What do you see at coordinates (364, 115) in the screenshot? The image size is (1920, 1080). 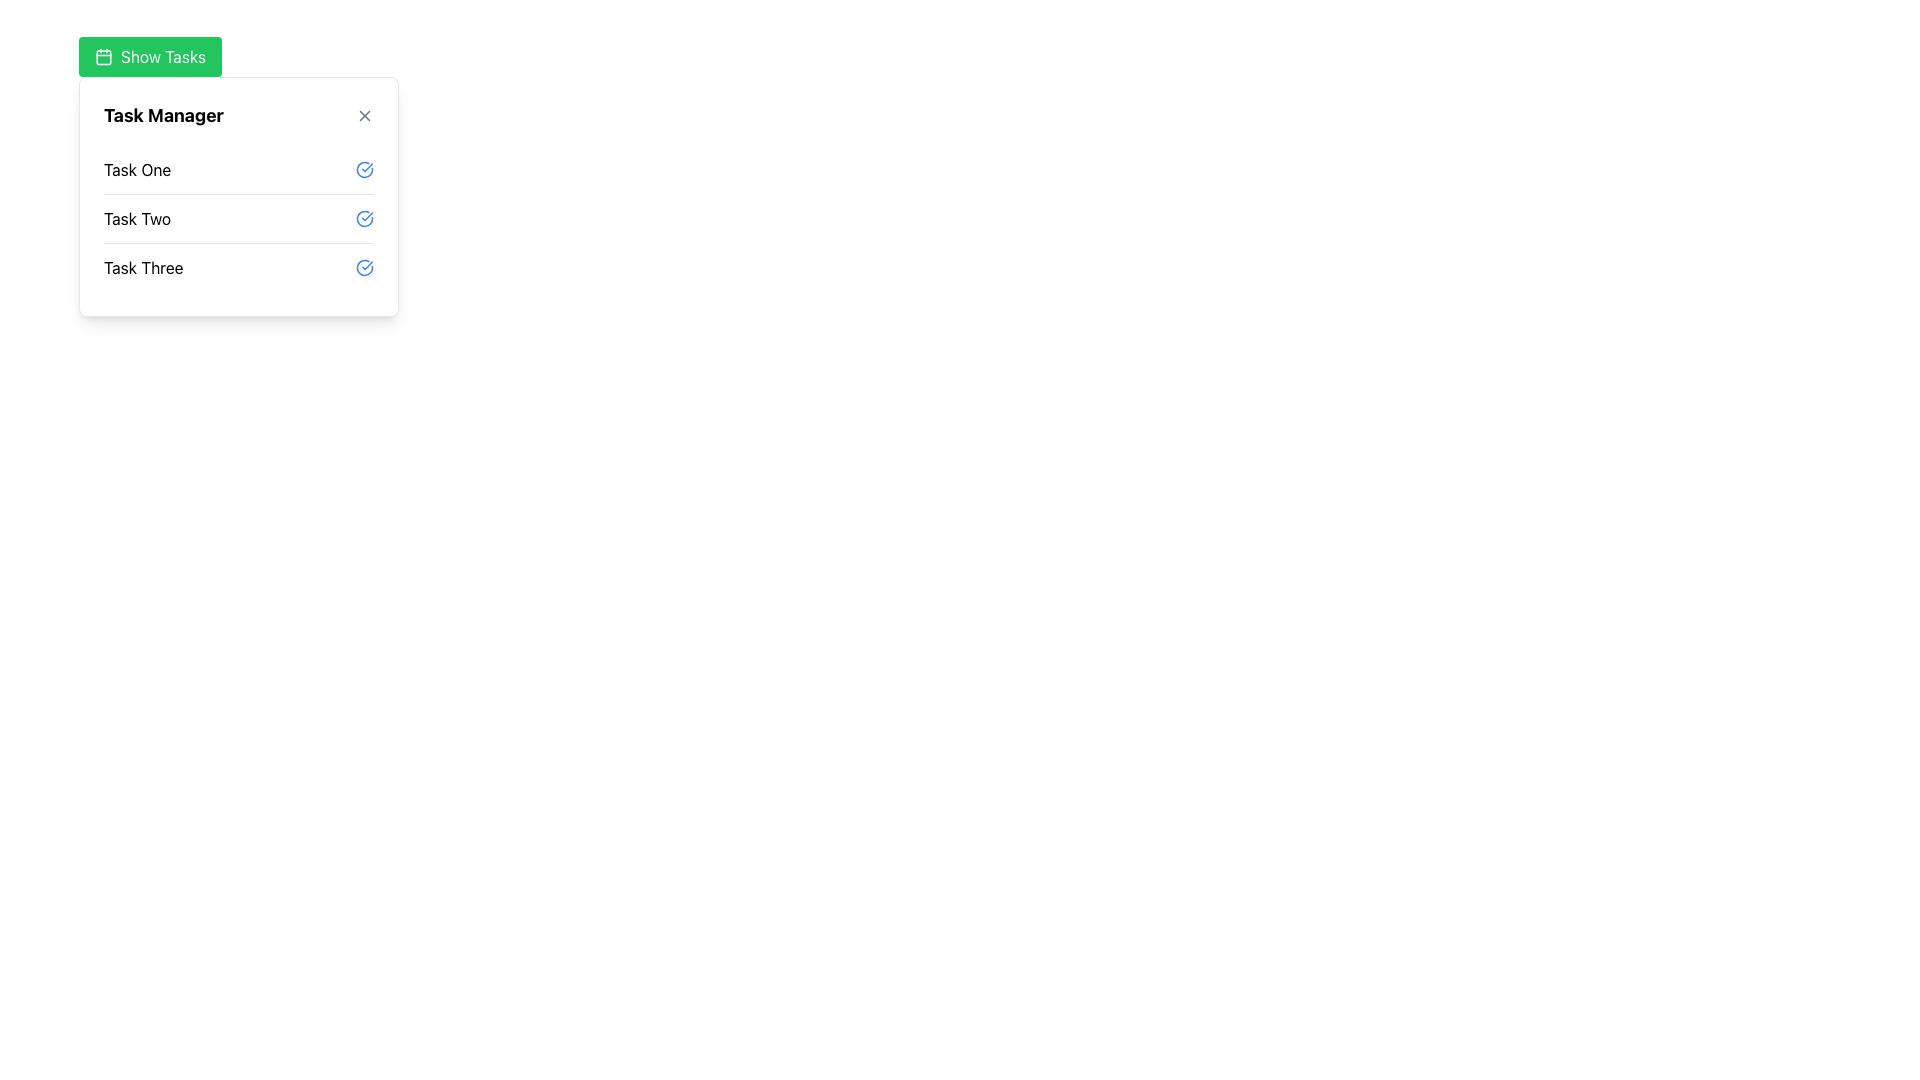 I see `the close icon (a diagonal cross) located in the upper right corner of the 'Task Manager' card` at bounding box center [364, 115].